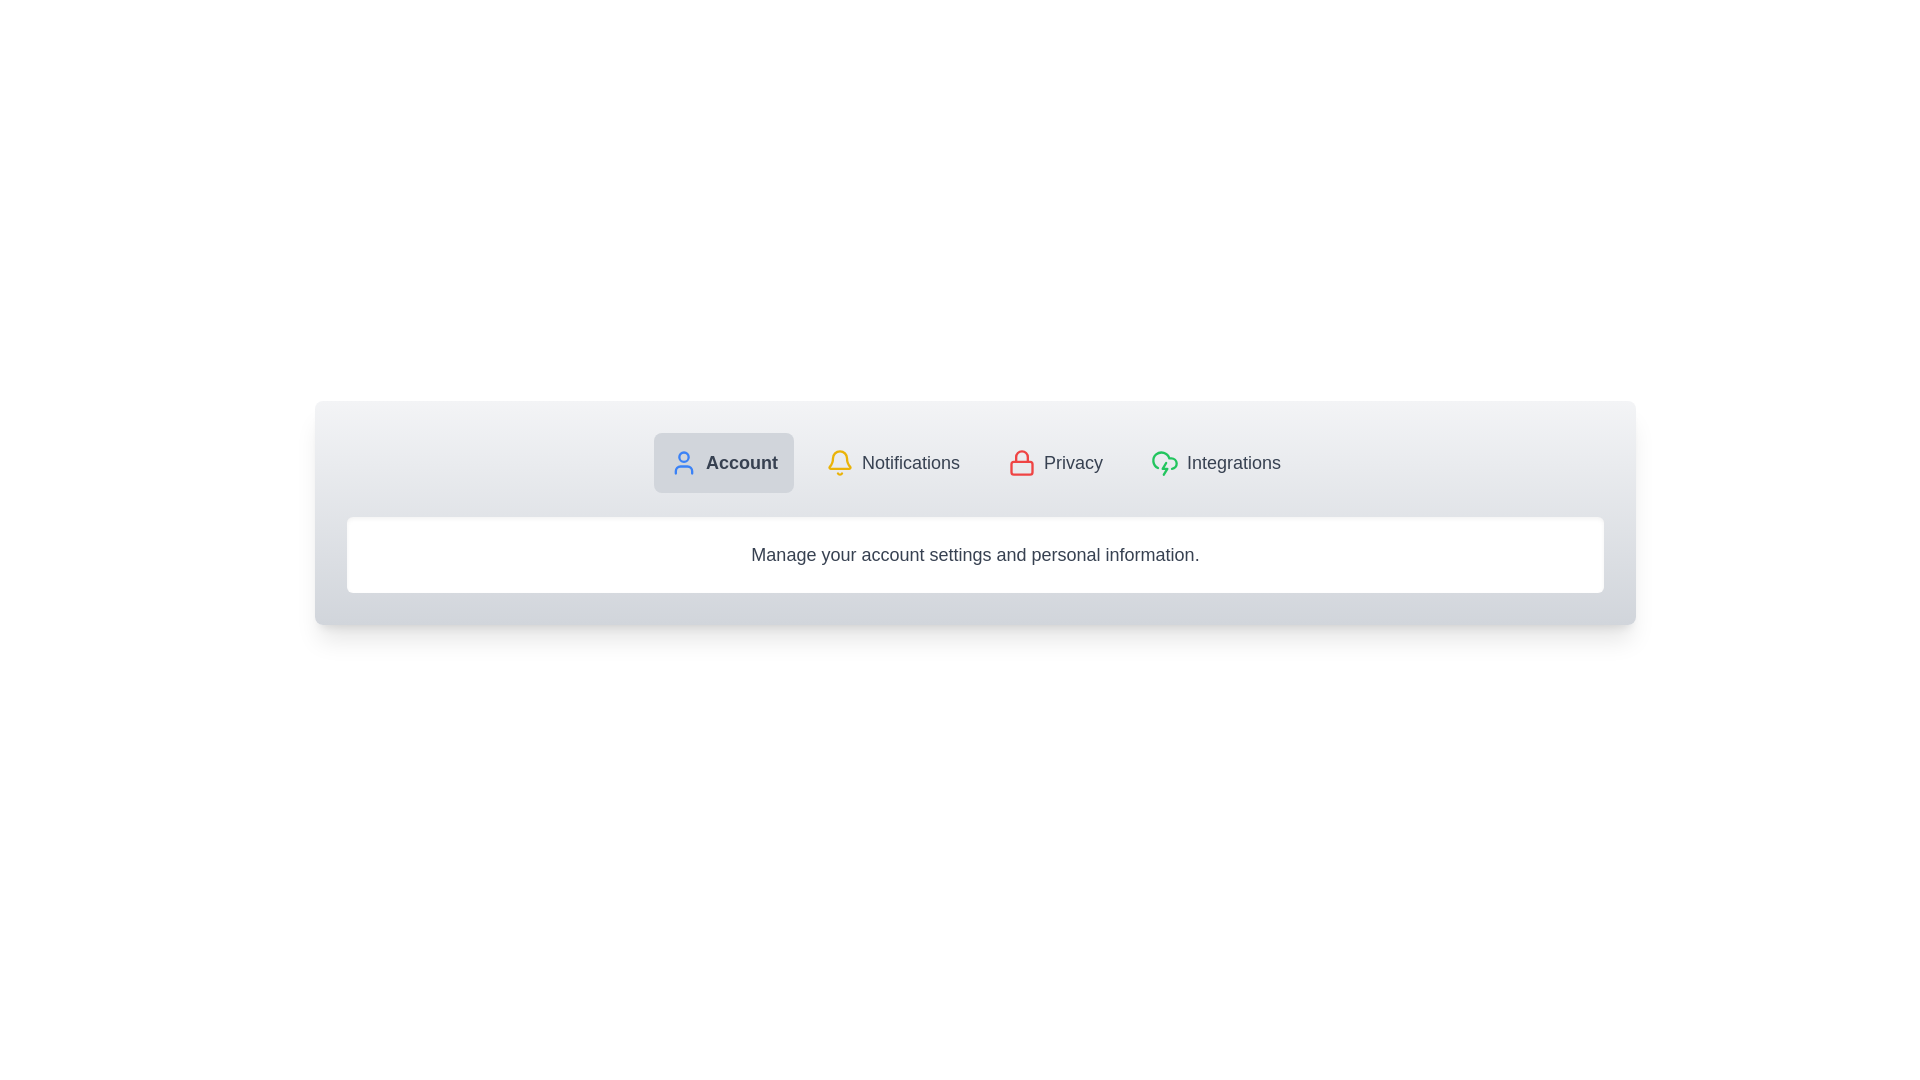 This screenshot has width=1920, height=1080. What do you see at coordinates (1022, 456) in the screenshot?
I see `the upper curved part of the lock icon located in the 'Privacy' section of the navigation bar for accessibility purposes` at bounding box center [1022, 456].